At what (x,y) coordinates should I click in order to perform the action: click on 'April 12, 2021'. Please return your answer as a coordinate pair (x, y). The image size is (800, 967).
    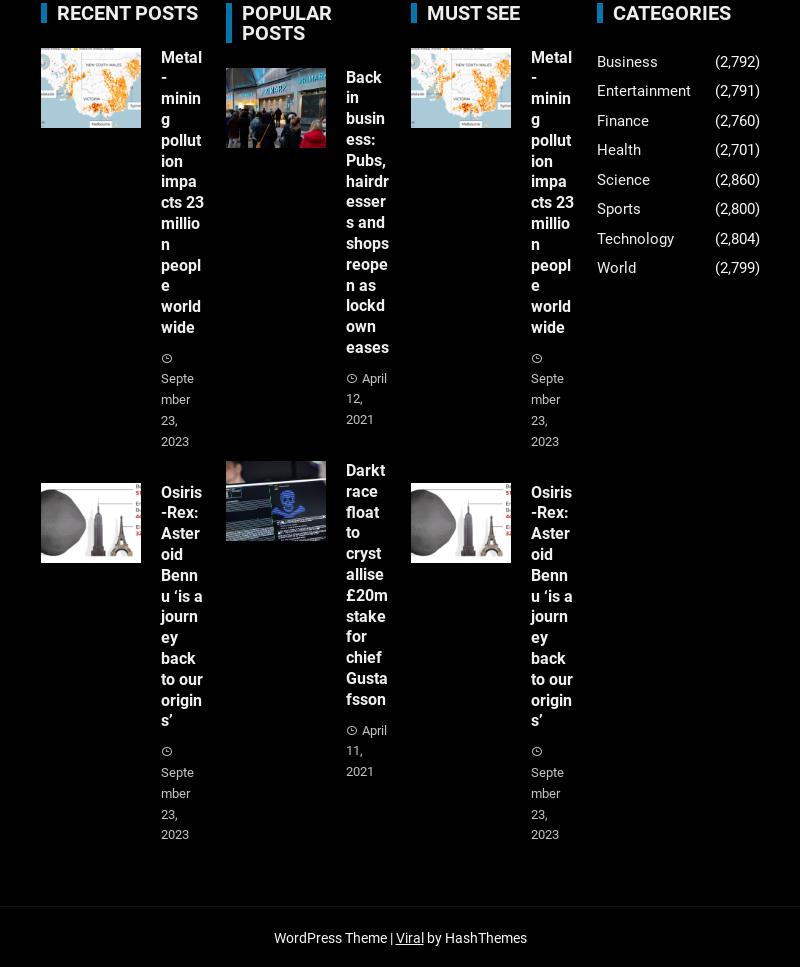
    Looking at the image, I should click on (366, 398).